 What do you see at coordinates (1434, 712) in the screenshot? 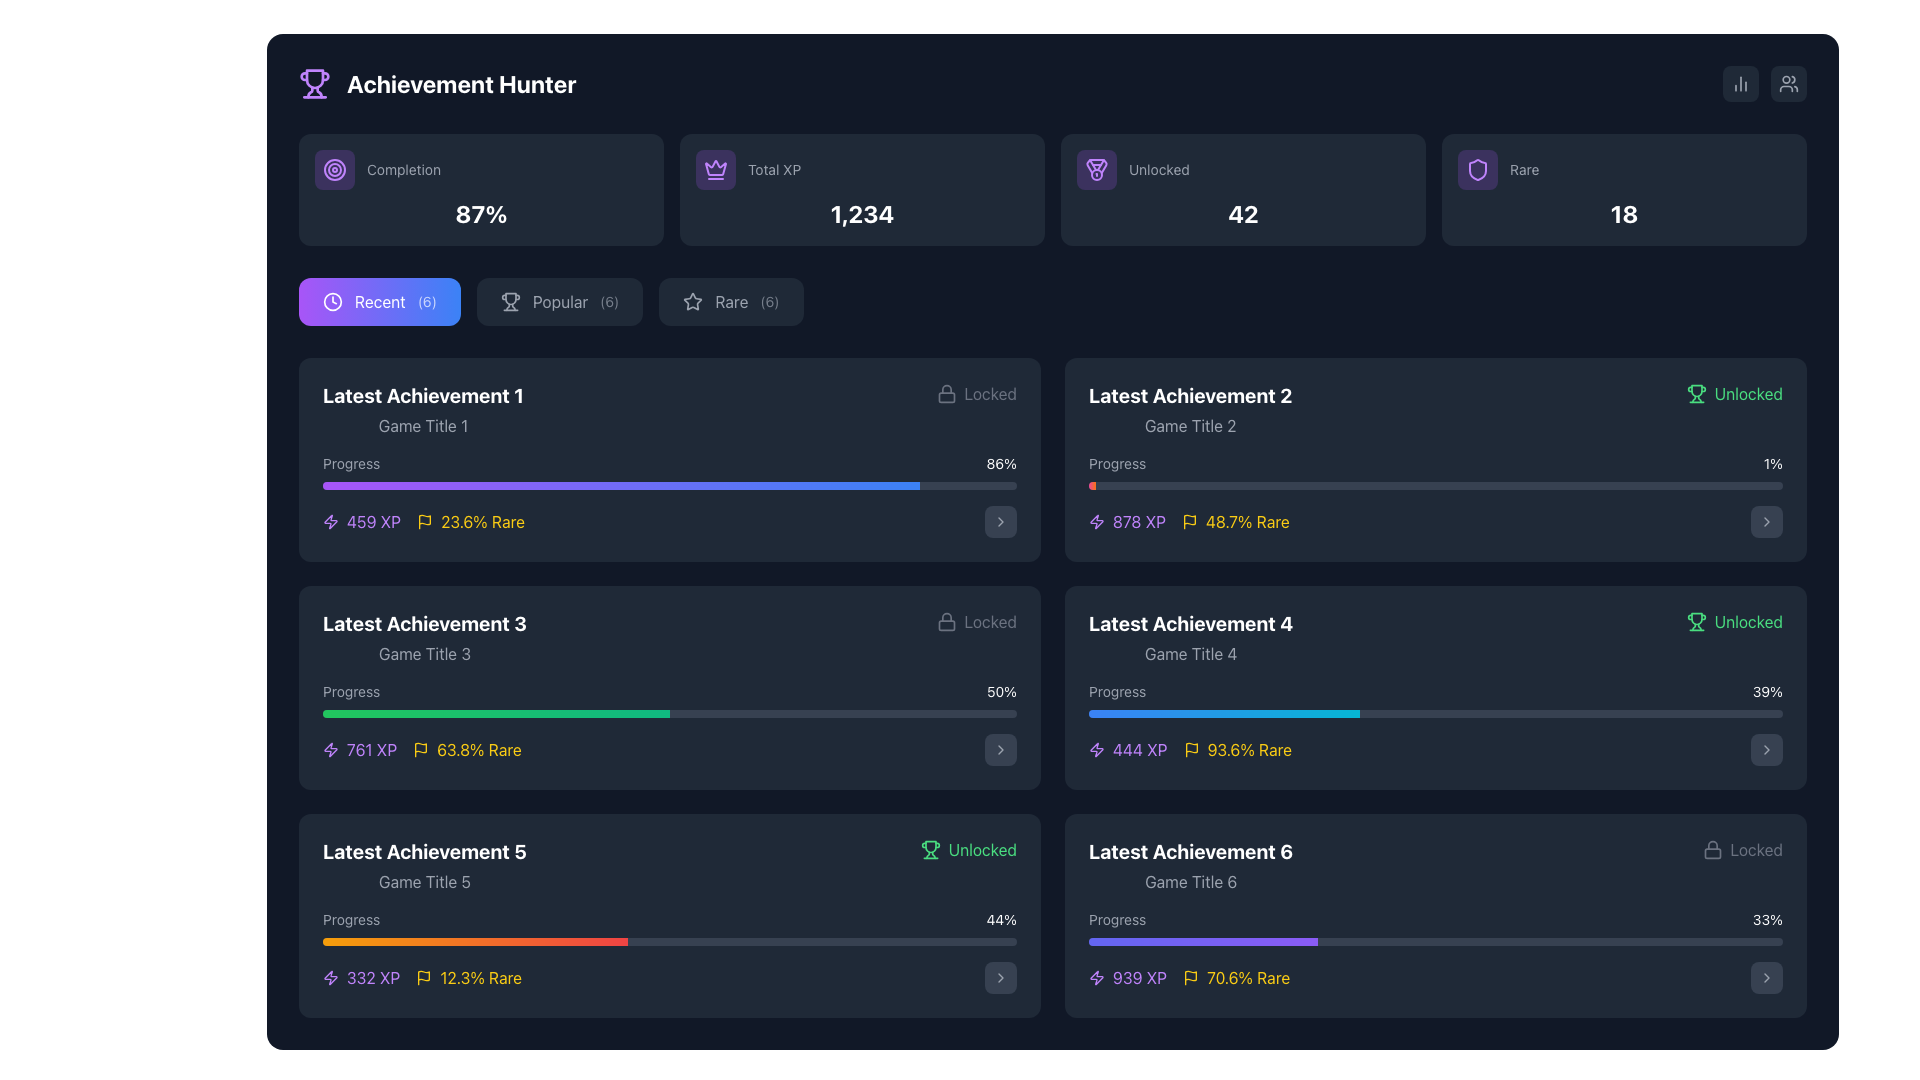
I see `the horizontal progress bar located in the 'Latest Achievement 4' section, which has a dark gray background and a gradient fill from blue to cyan, positioned below the text 'Progress' and the value '39%.'` at bounding box center [1434, 712].